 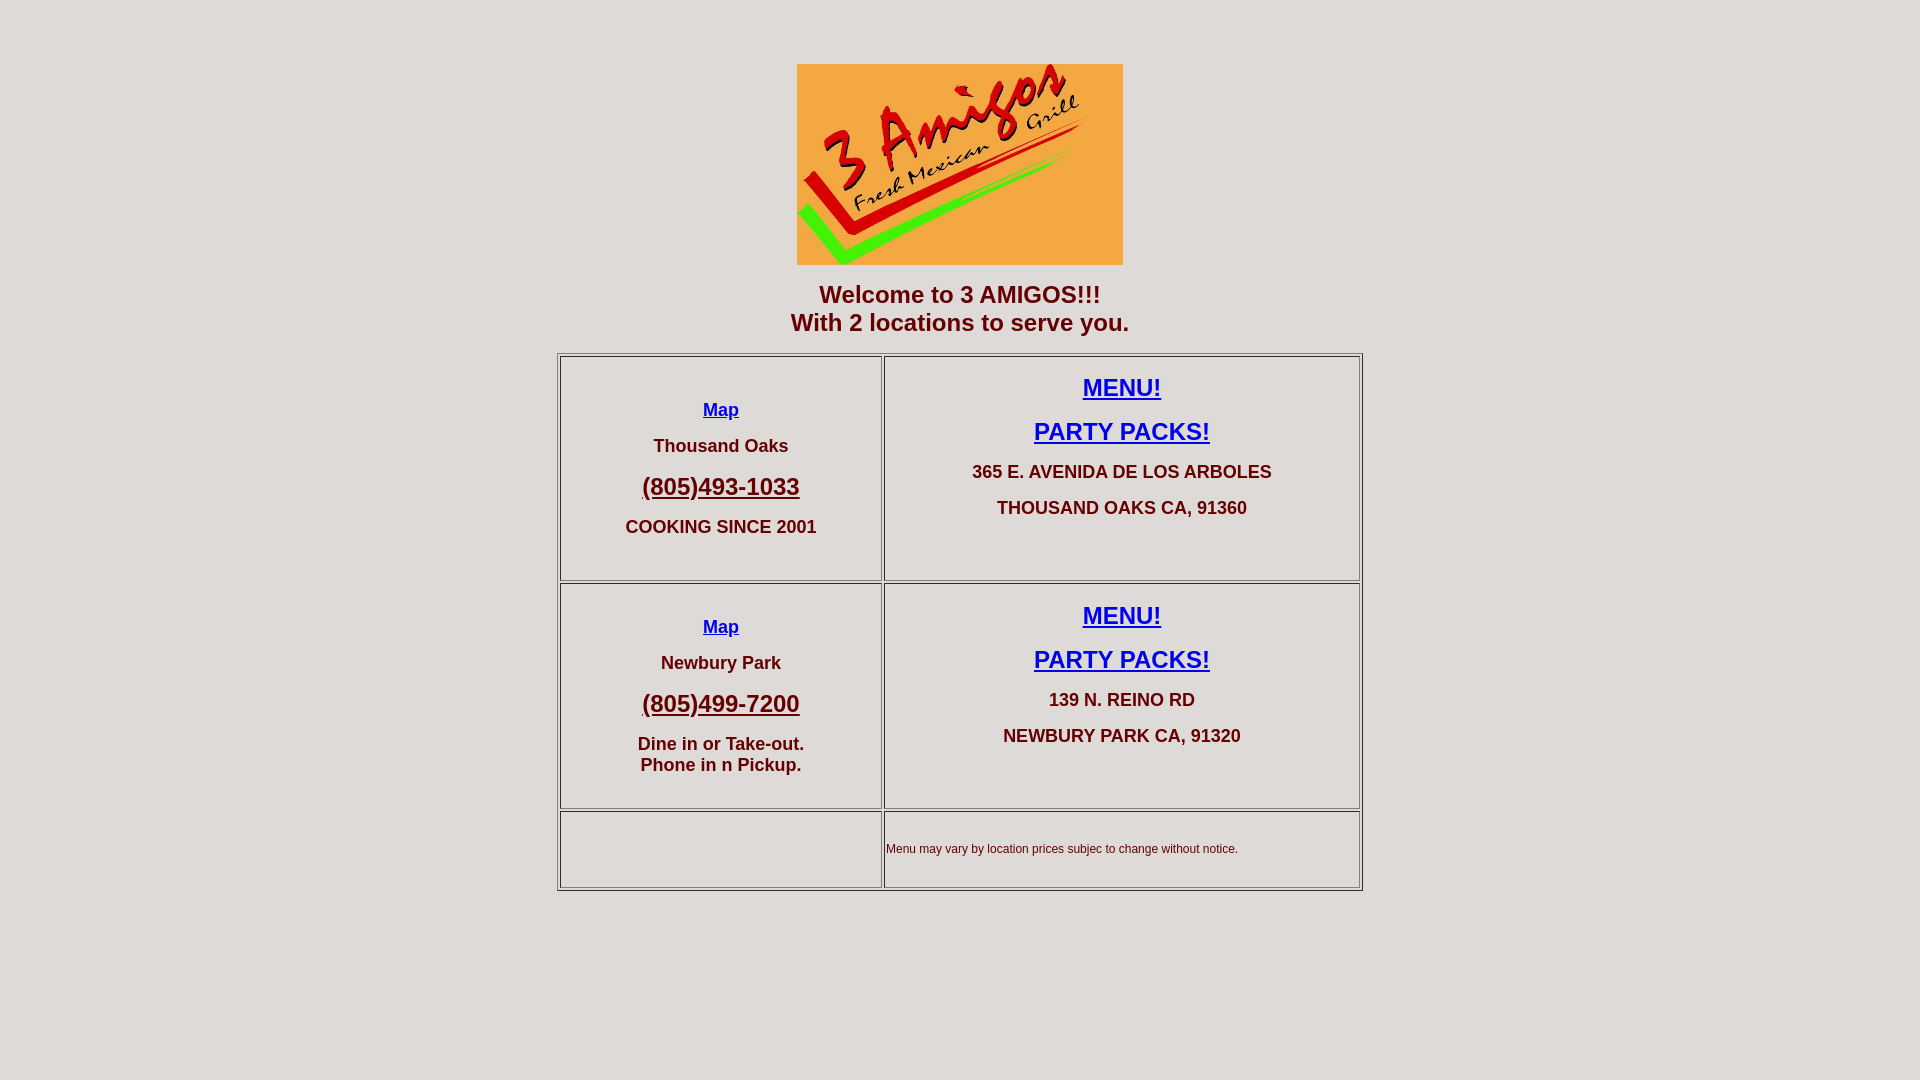 What do you see at coordinates (1122, 614) in the screenshot?
I see `'MENU!'` at bounding box center [1122, 614].